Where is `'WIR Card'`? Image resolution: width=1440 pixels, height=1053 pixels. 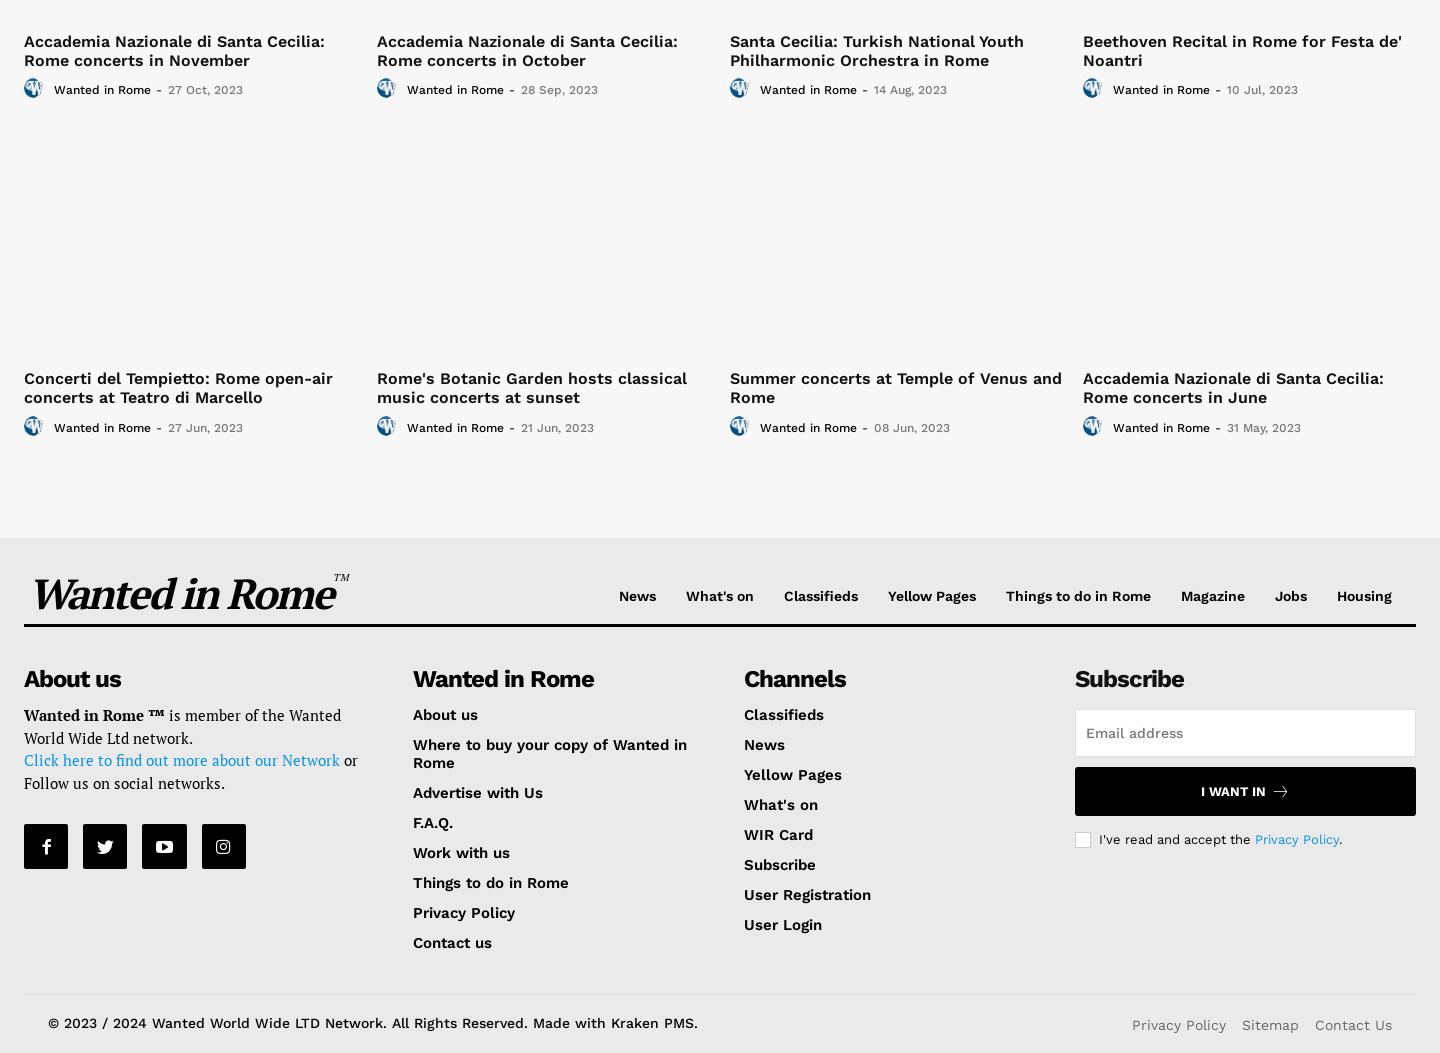
'WIR Card' is located at coordinates (776, 834).